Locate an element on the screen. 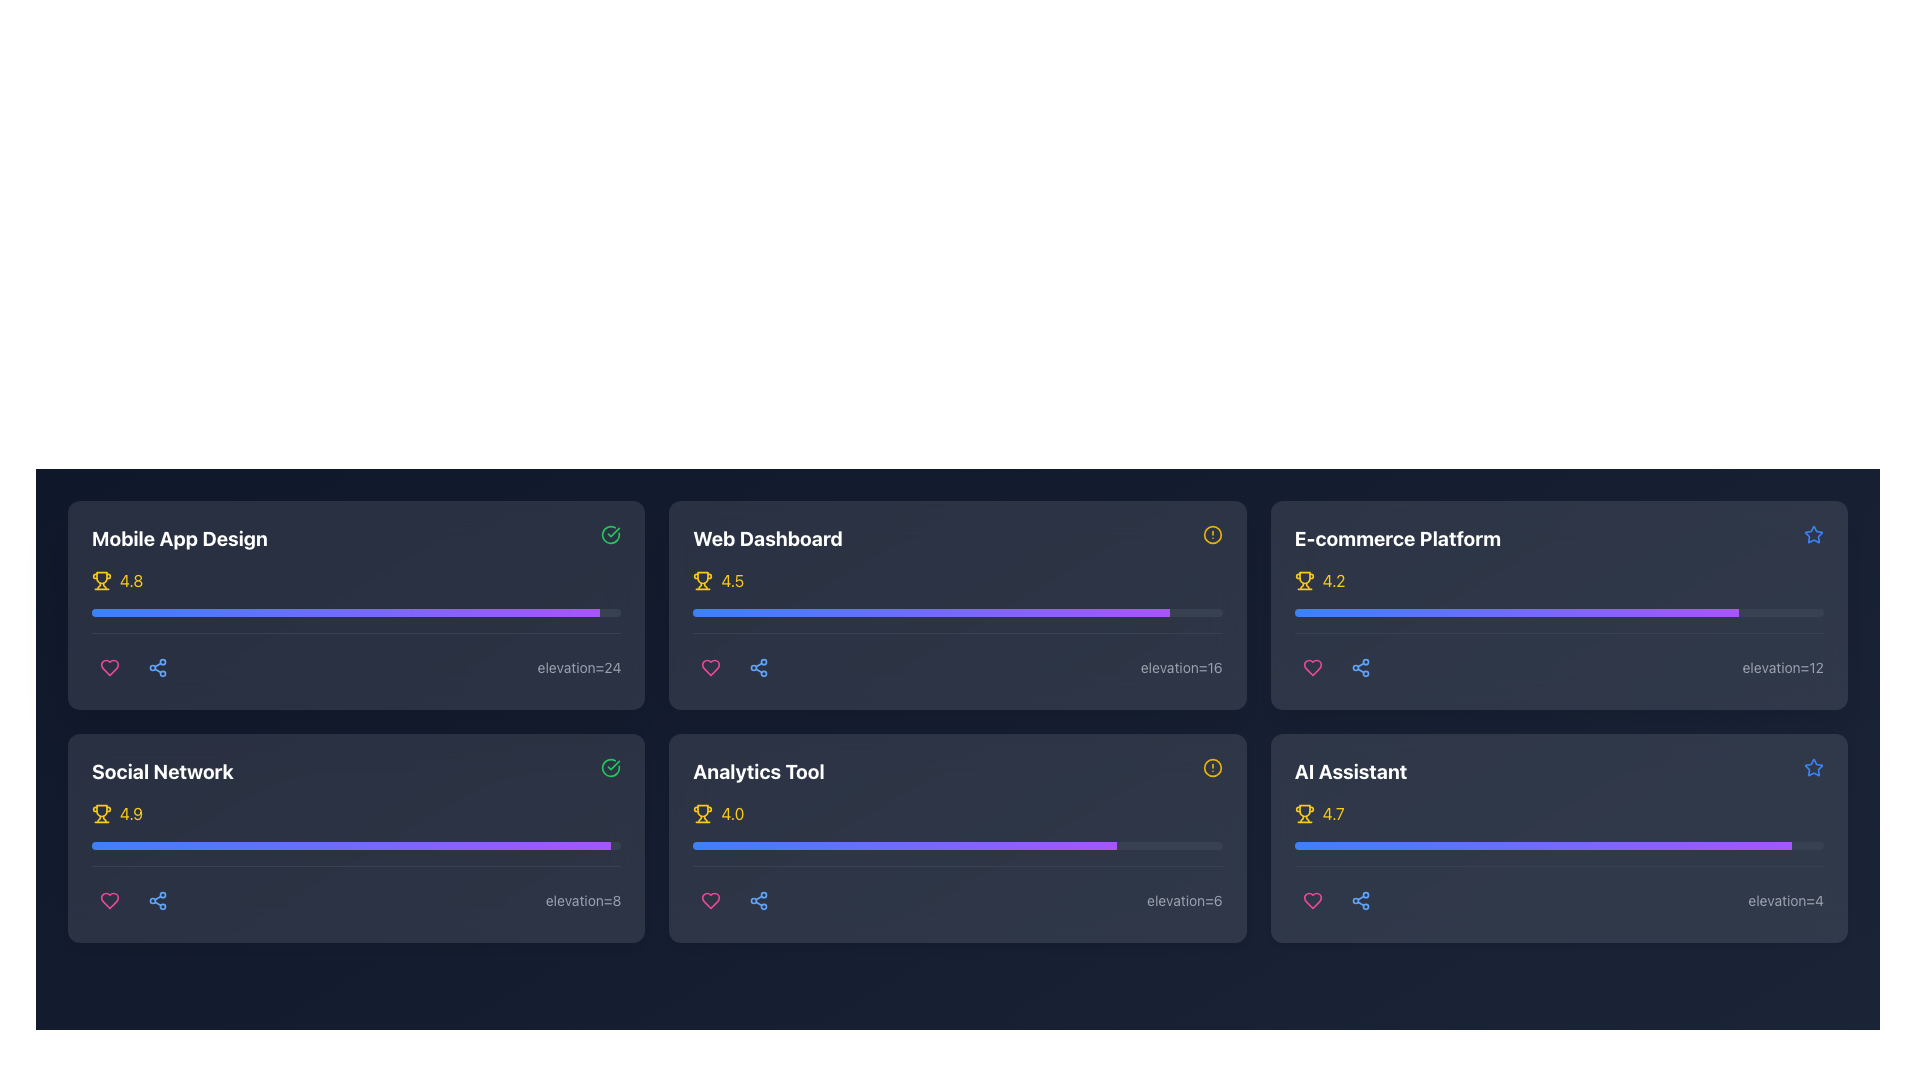 Image resolution: width=1920 pixels, height=1080 pixels. the award icon located in the 'AI Assistant' section, positioned near the '4.7' rating text, as it is the first element in the row of indicators is located at coordinates (1304, 813).